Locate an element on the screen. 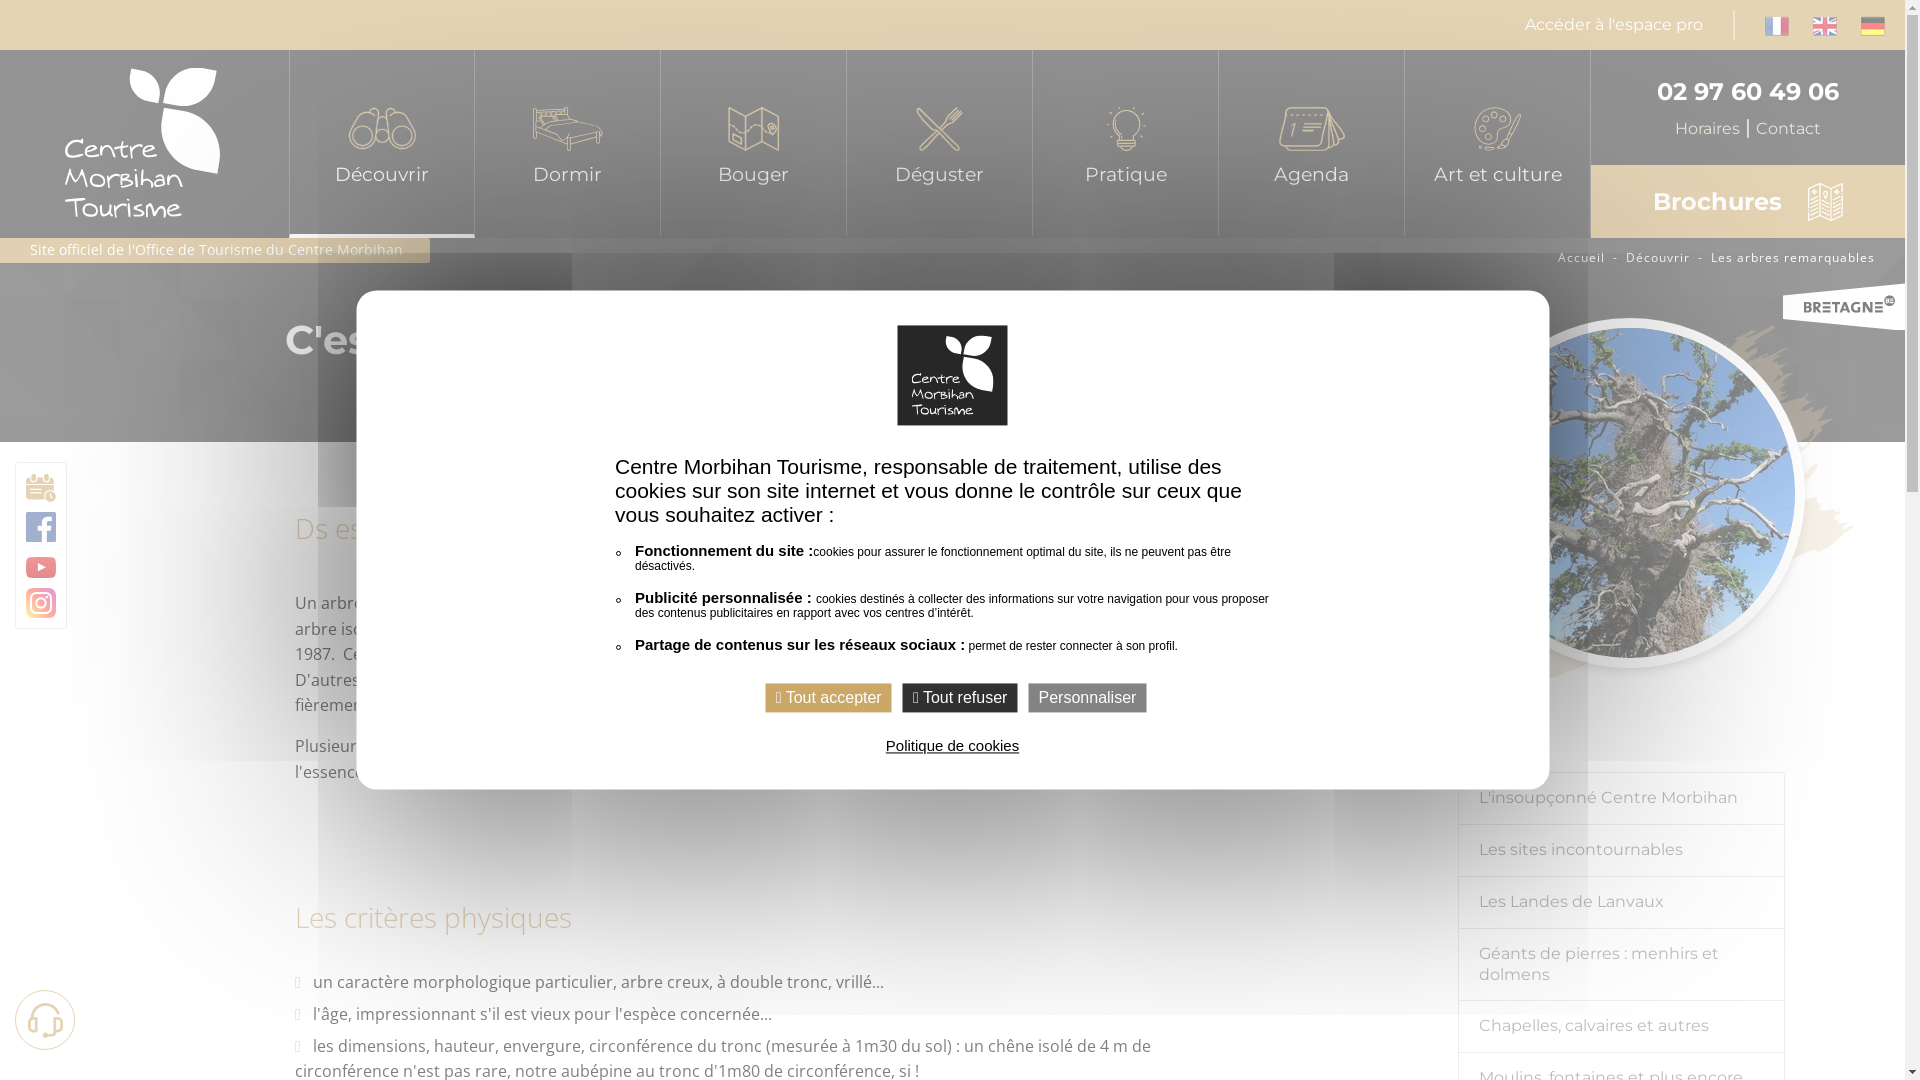  'Brochures' is located at coordinates (1746, 201).